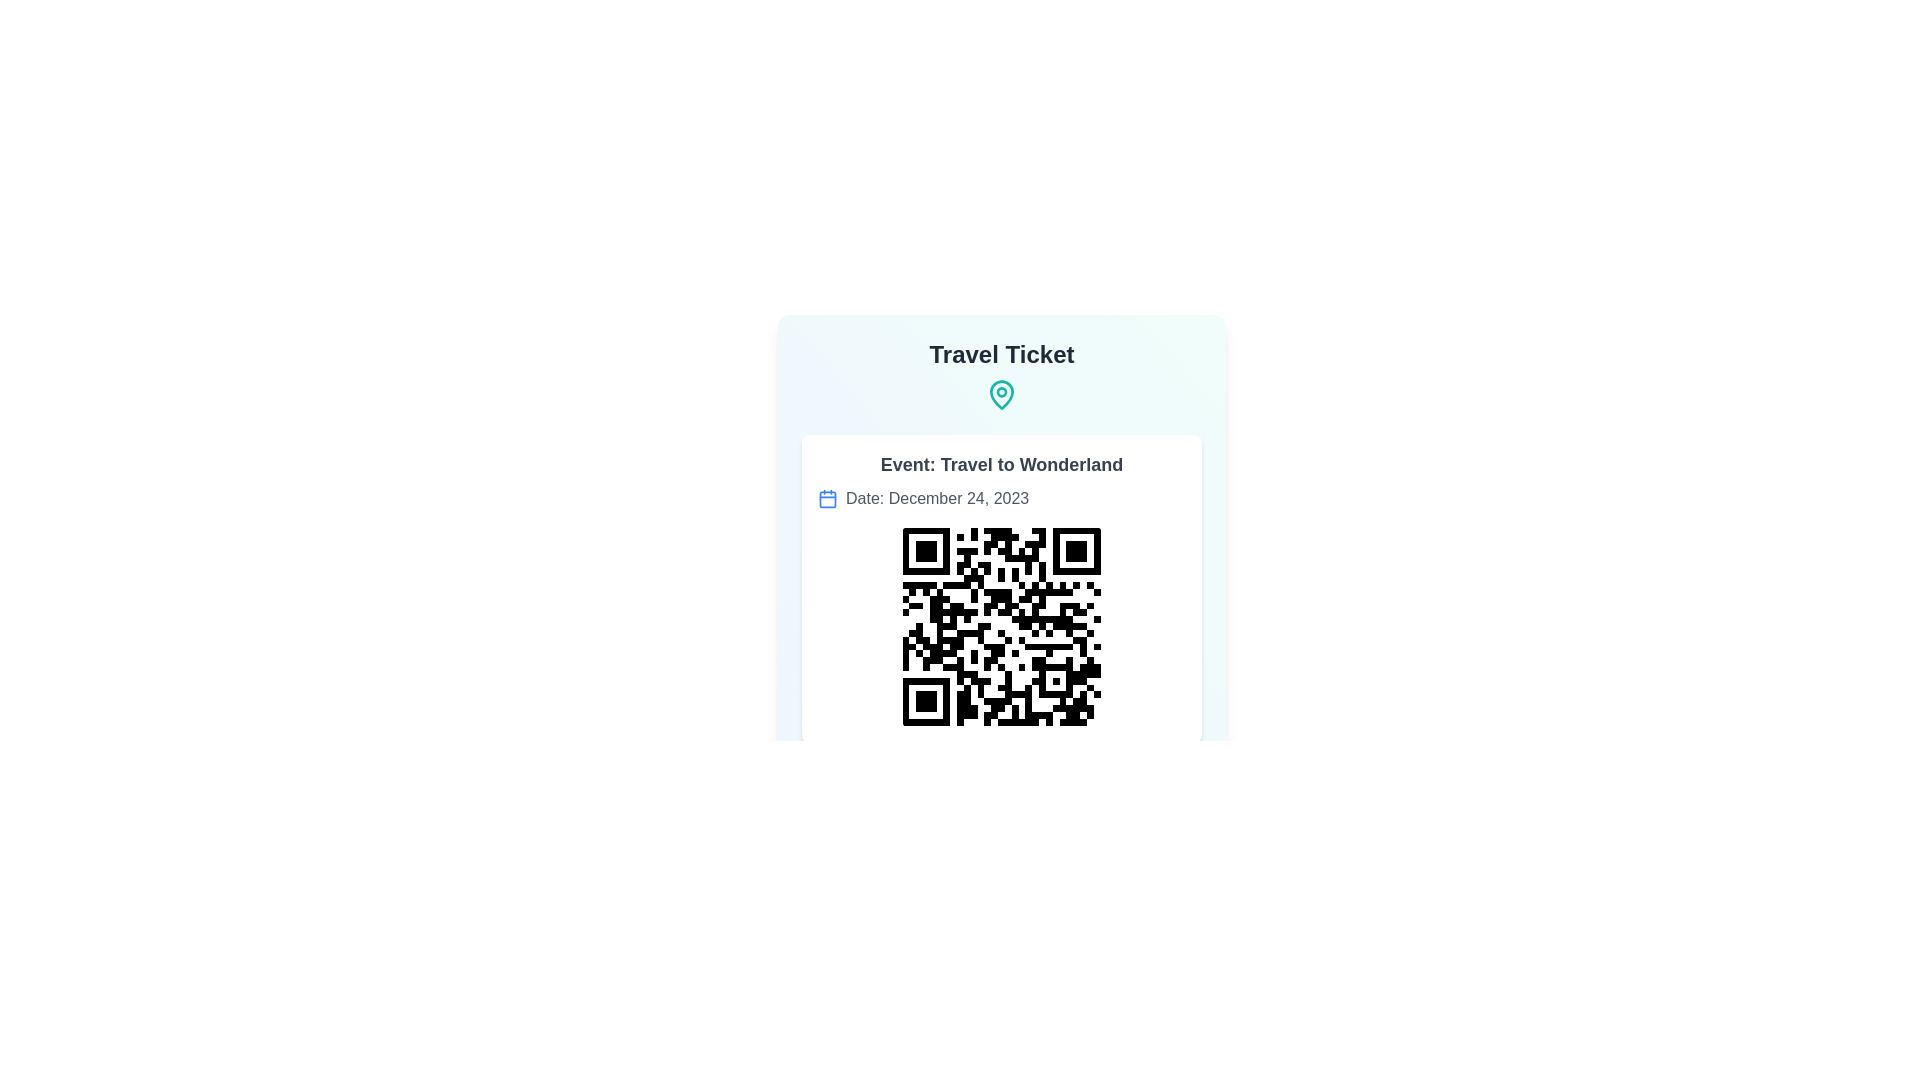 The height and width of the screenshot is (1080, 1920). I want to click on the Text label displaying the date of the event, located below the 'Event: Travel to Wonderland' heading and adjacent to the calendar icon, so click(936, 497).